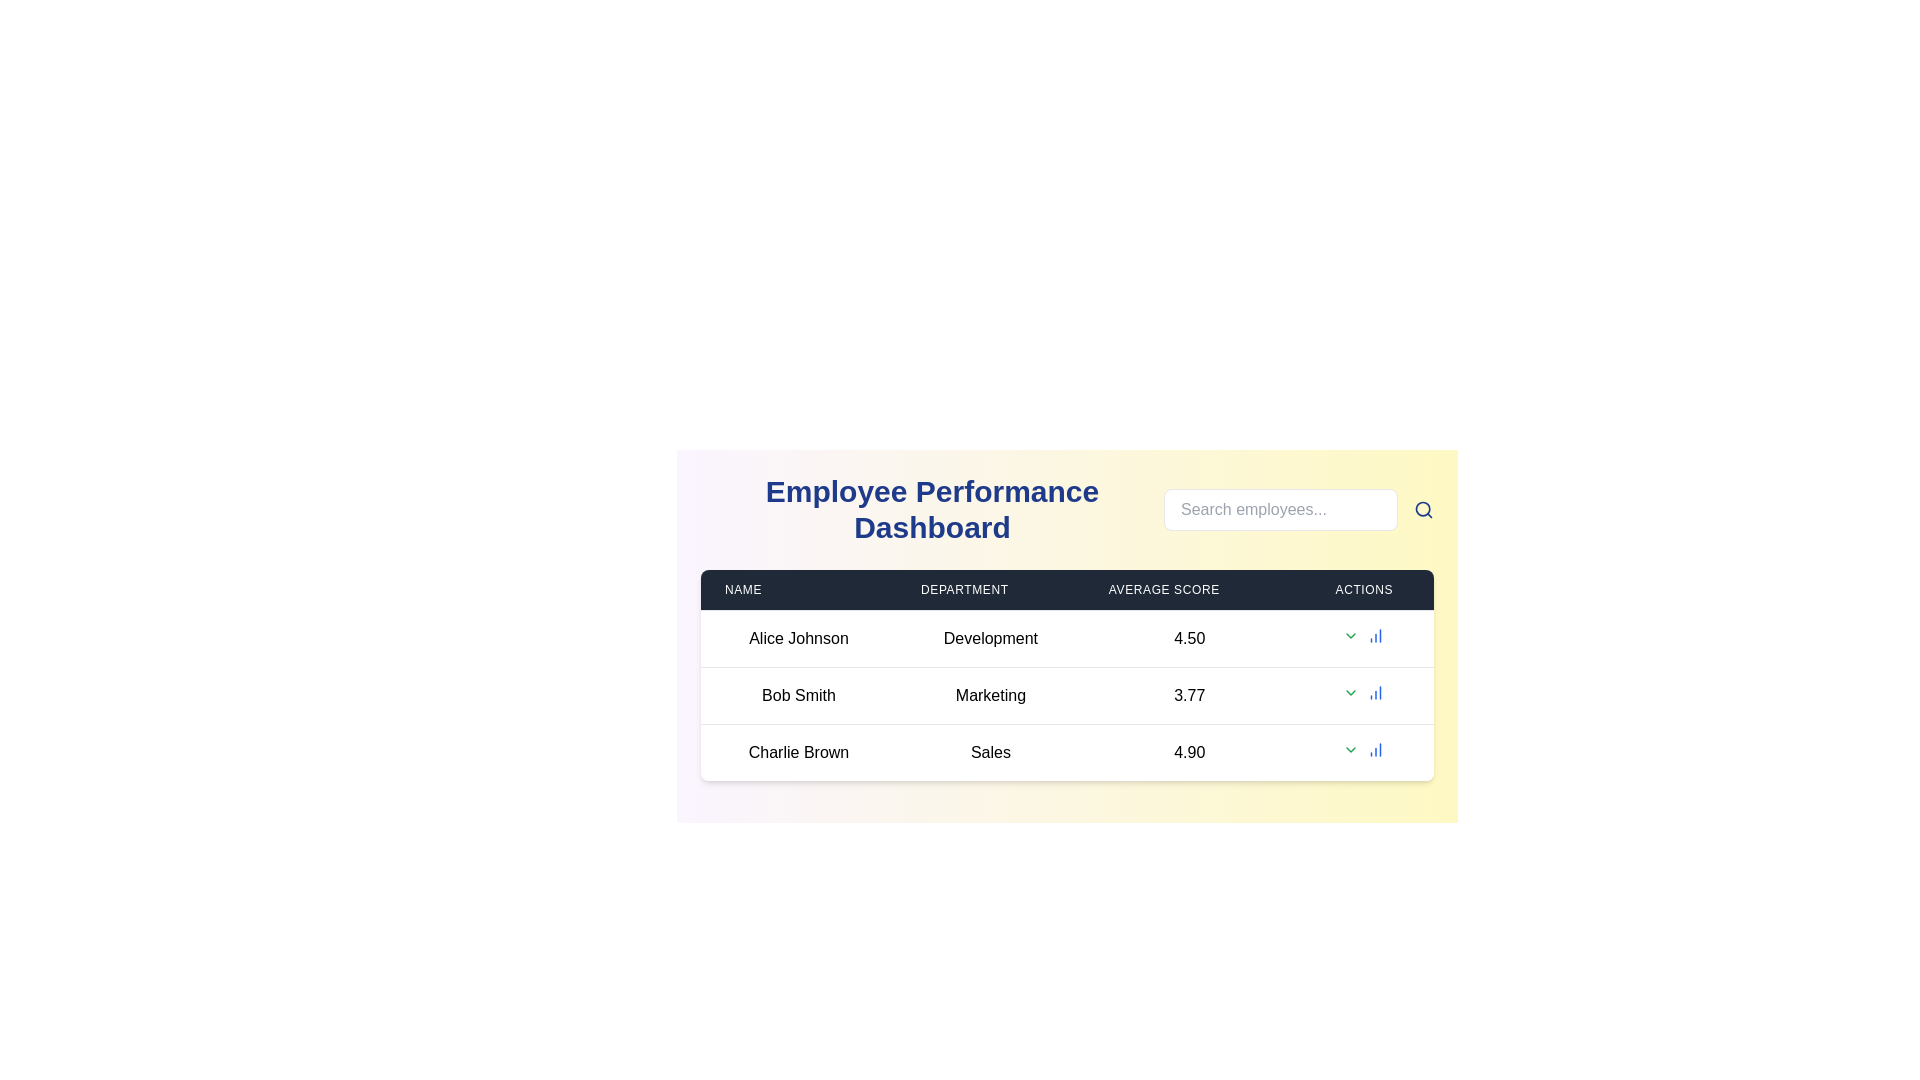 This screenshot has height=1080, width=1920. Describe the element at coordinates (1189, 639) in the screenshot. I see `displayed average score value associated with 'Alice Johnson' in the 'AVERAGE SCORE' column of the 'Employee Performance Dashboard' table` at that location.